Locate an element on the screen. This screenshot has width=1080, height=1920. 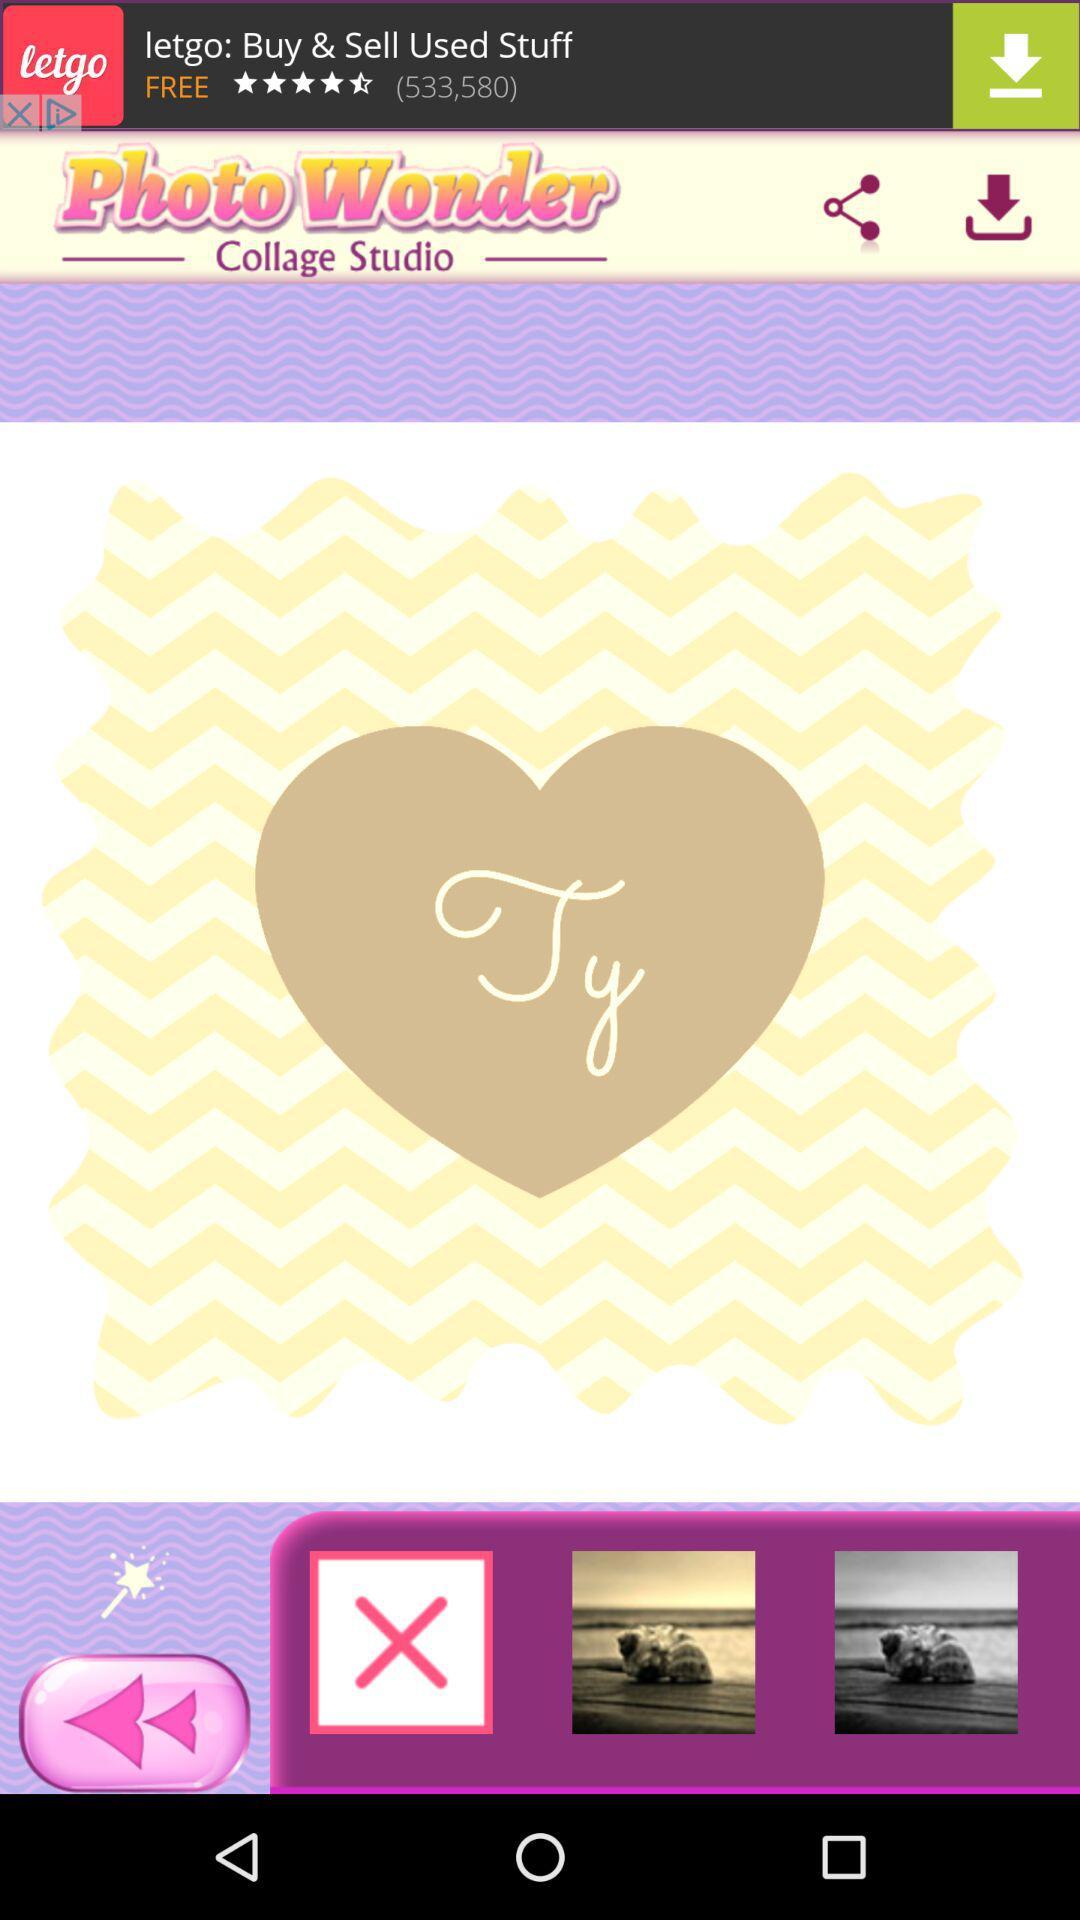
share the image is located at coordinates (851, 207).